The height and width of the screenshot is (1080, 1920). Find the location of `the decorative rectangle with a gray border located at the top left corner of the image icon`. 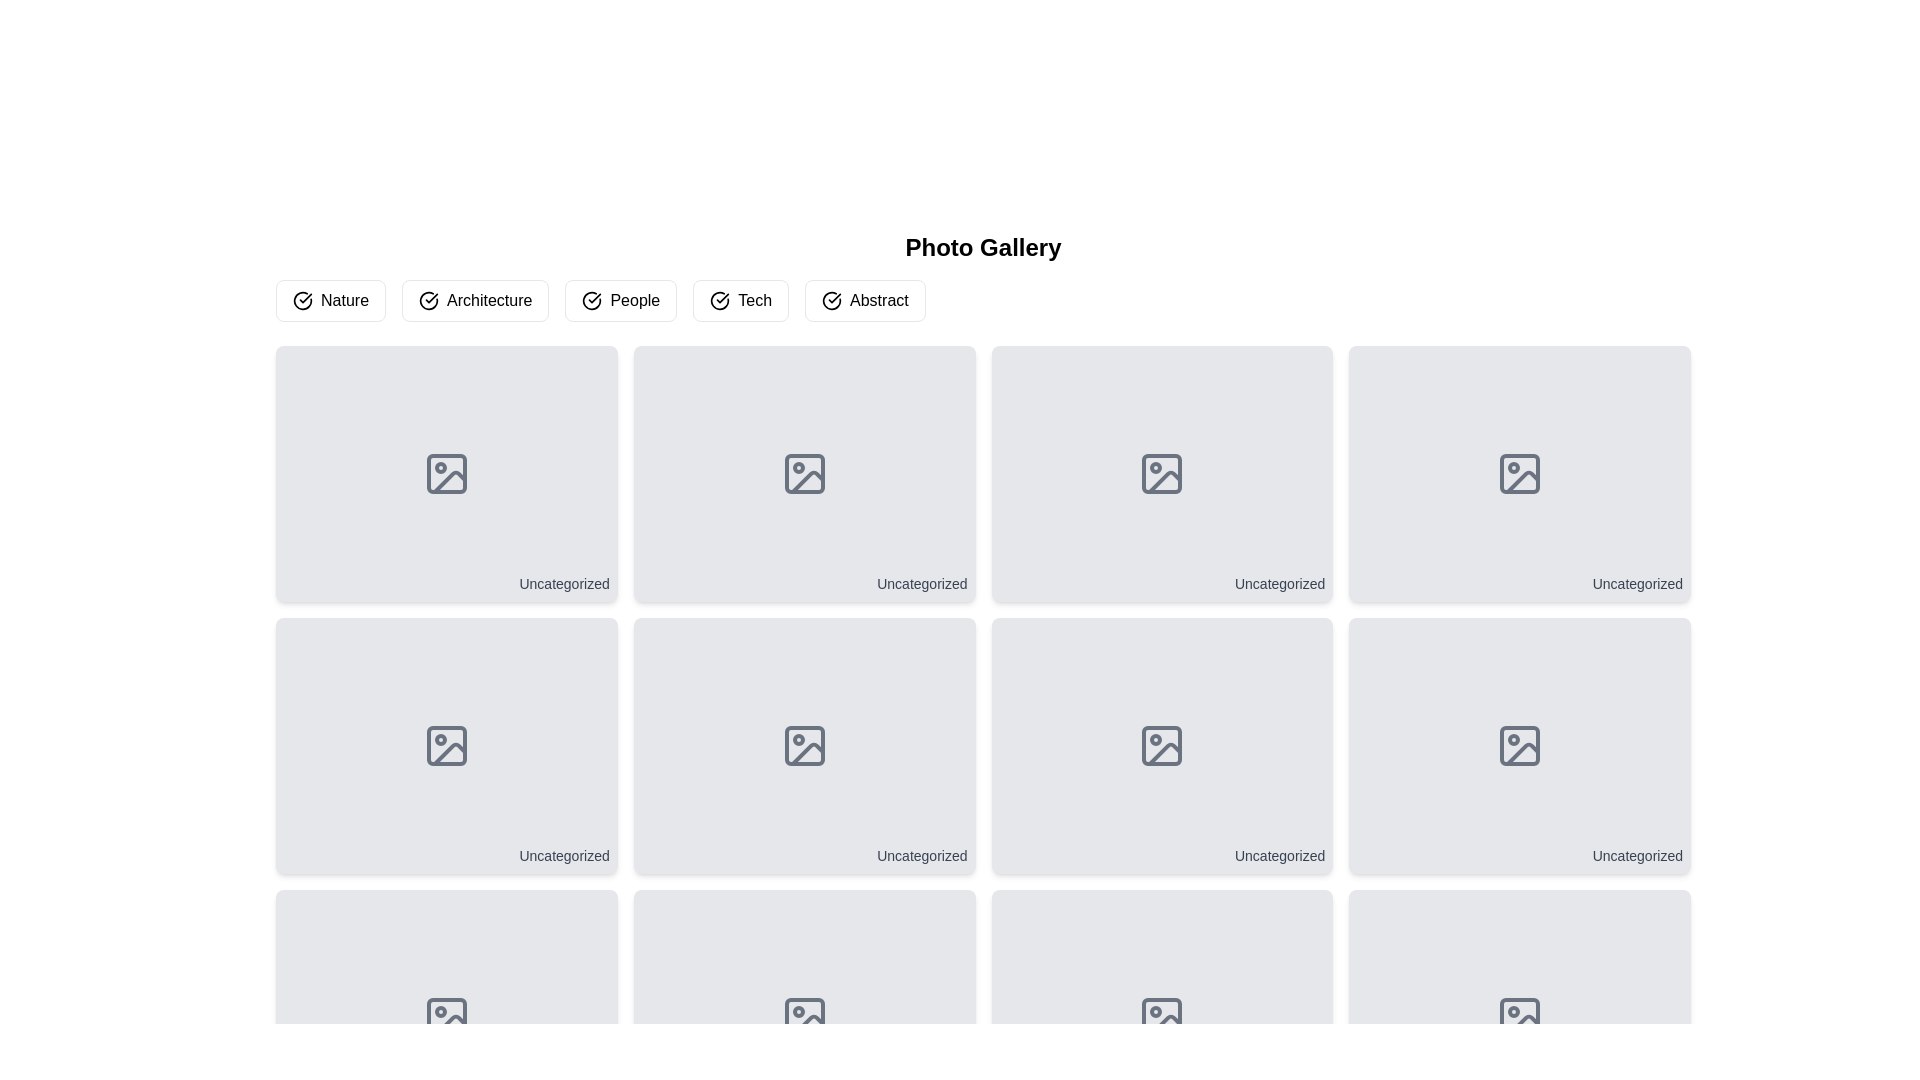

the decorative rectangle with a gray border located at the top left corner of the image icon is located at coordinates (445, 745).